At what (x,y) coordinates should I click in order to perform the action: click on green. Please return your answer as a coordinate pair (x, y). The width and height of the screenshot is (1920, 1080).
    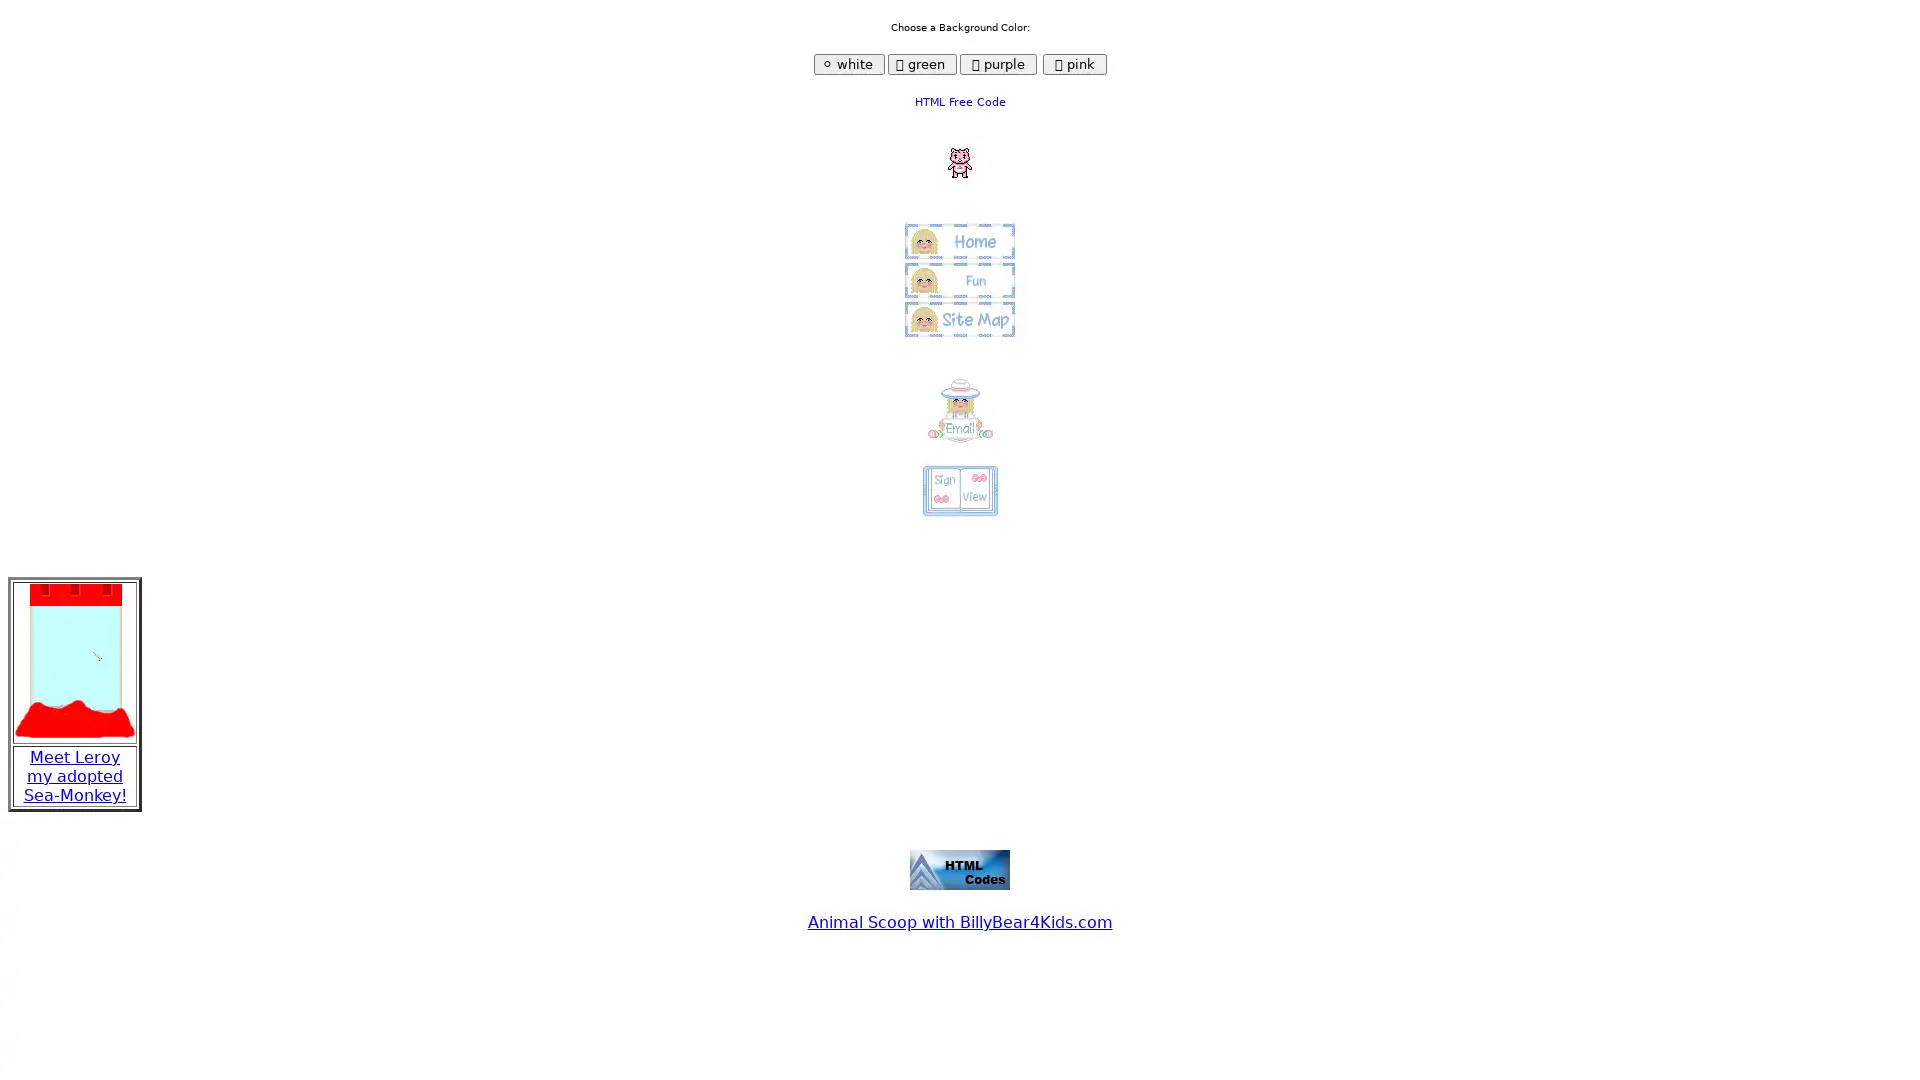
    Looking at the image, I should click on (920, 63).